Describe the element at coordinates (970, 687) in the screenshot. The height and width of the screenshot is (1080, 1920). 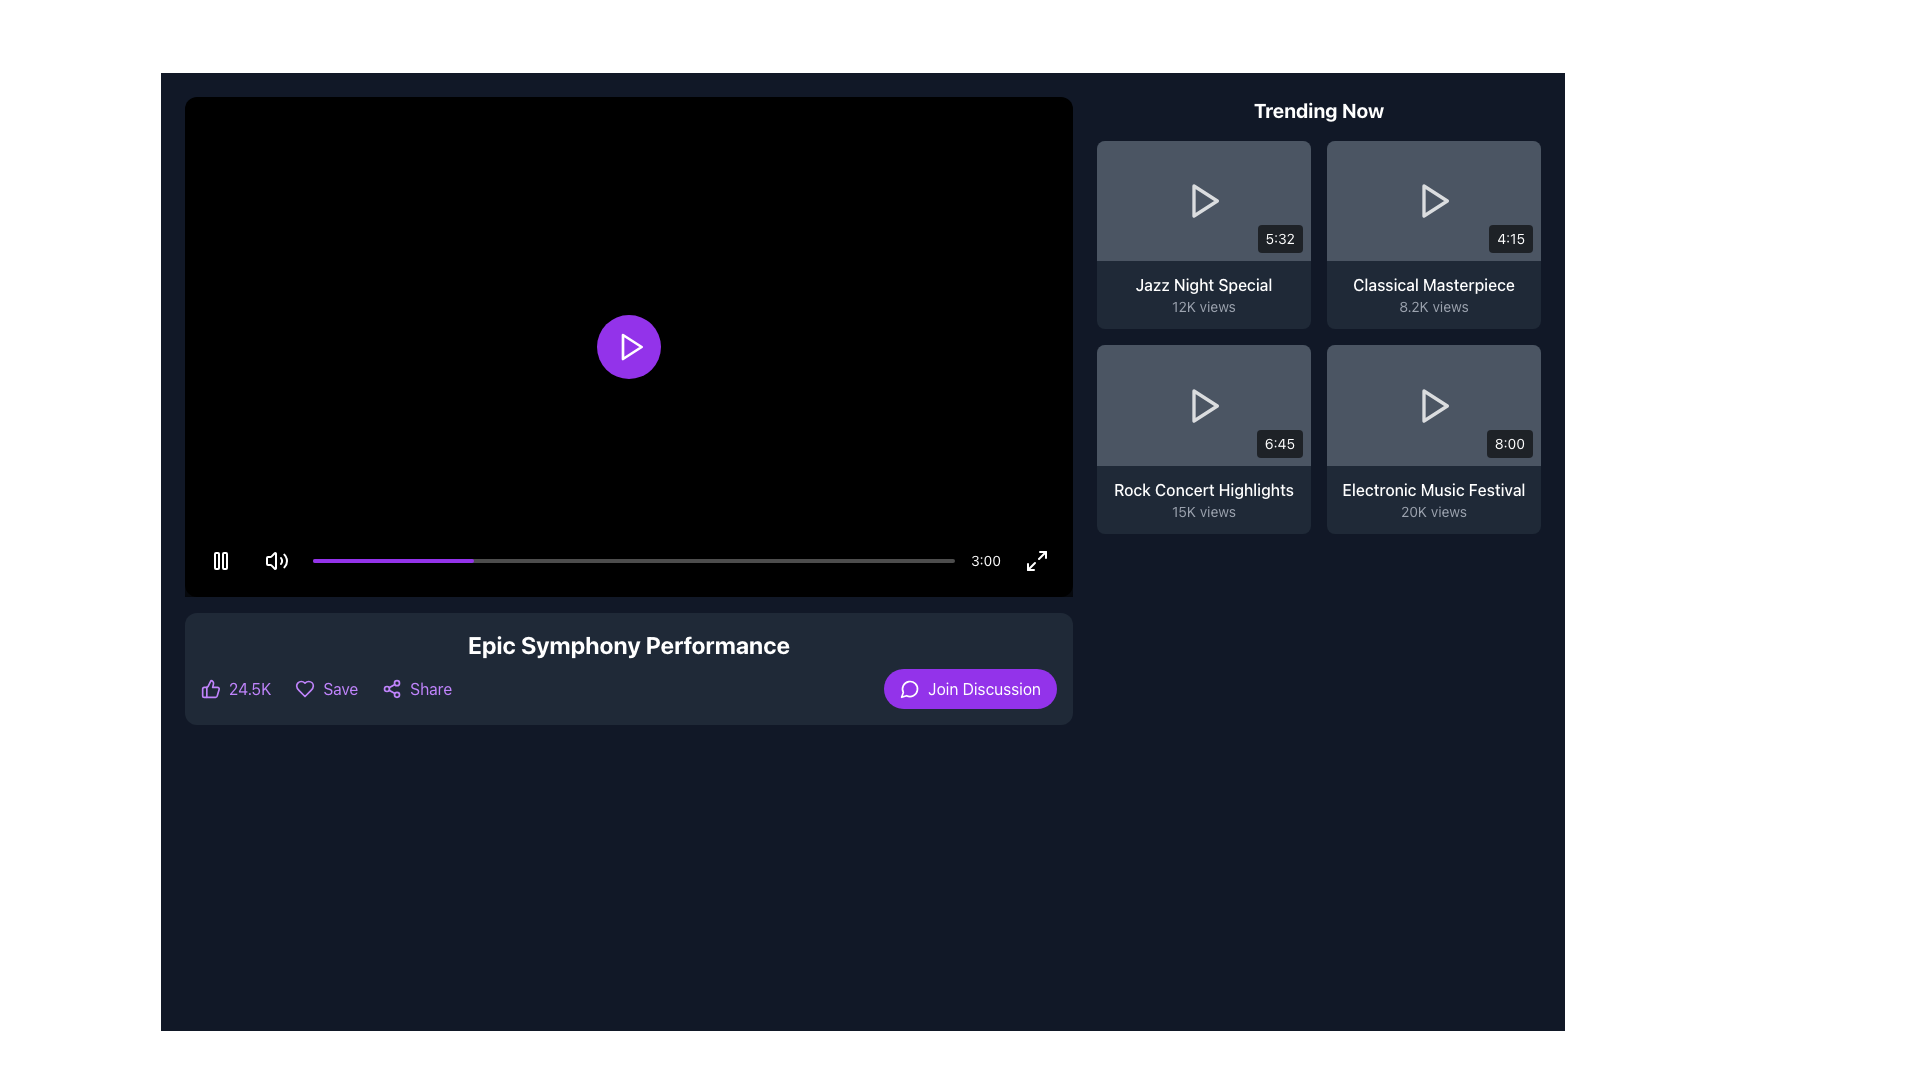
I see `the 'Join Discussion' button located at the bottom-right corner of the horizontal bar beneath the video playback area` at that location.